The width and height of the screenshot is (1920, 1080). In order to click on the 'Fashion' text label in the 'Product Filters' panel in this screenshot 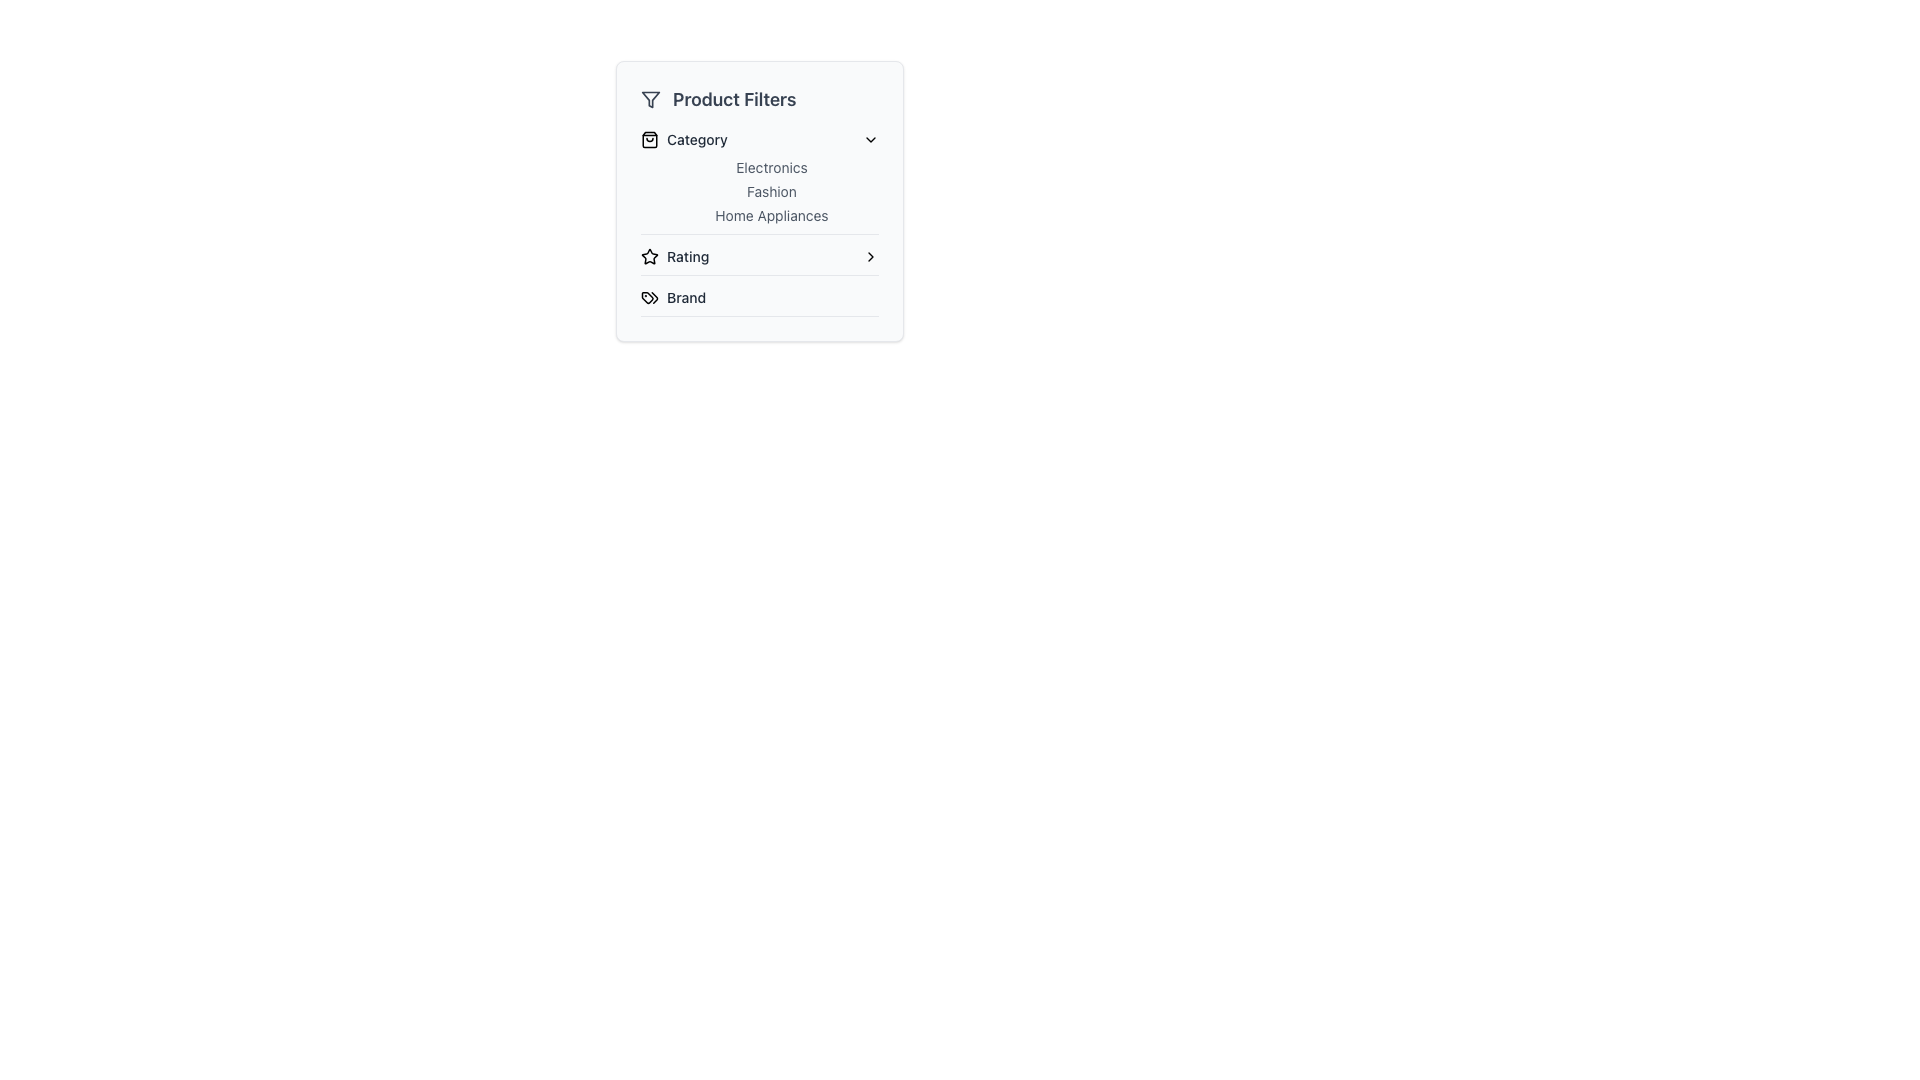, I will do `click(771, 192)`.